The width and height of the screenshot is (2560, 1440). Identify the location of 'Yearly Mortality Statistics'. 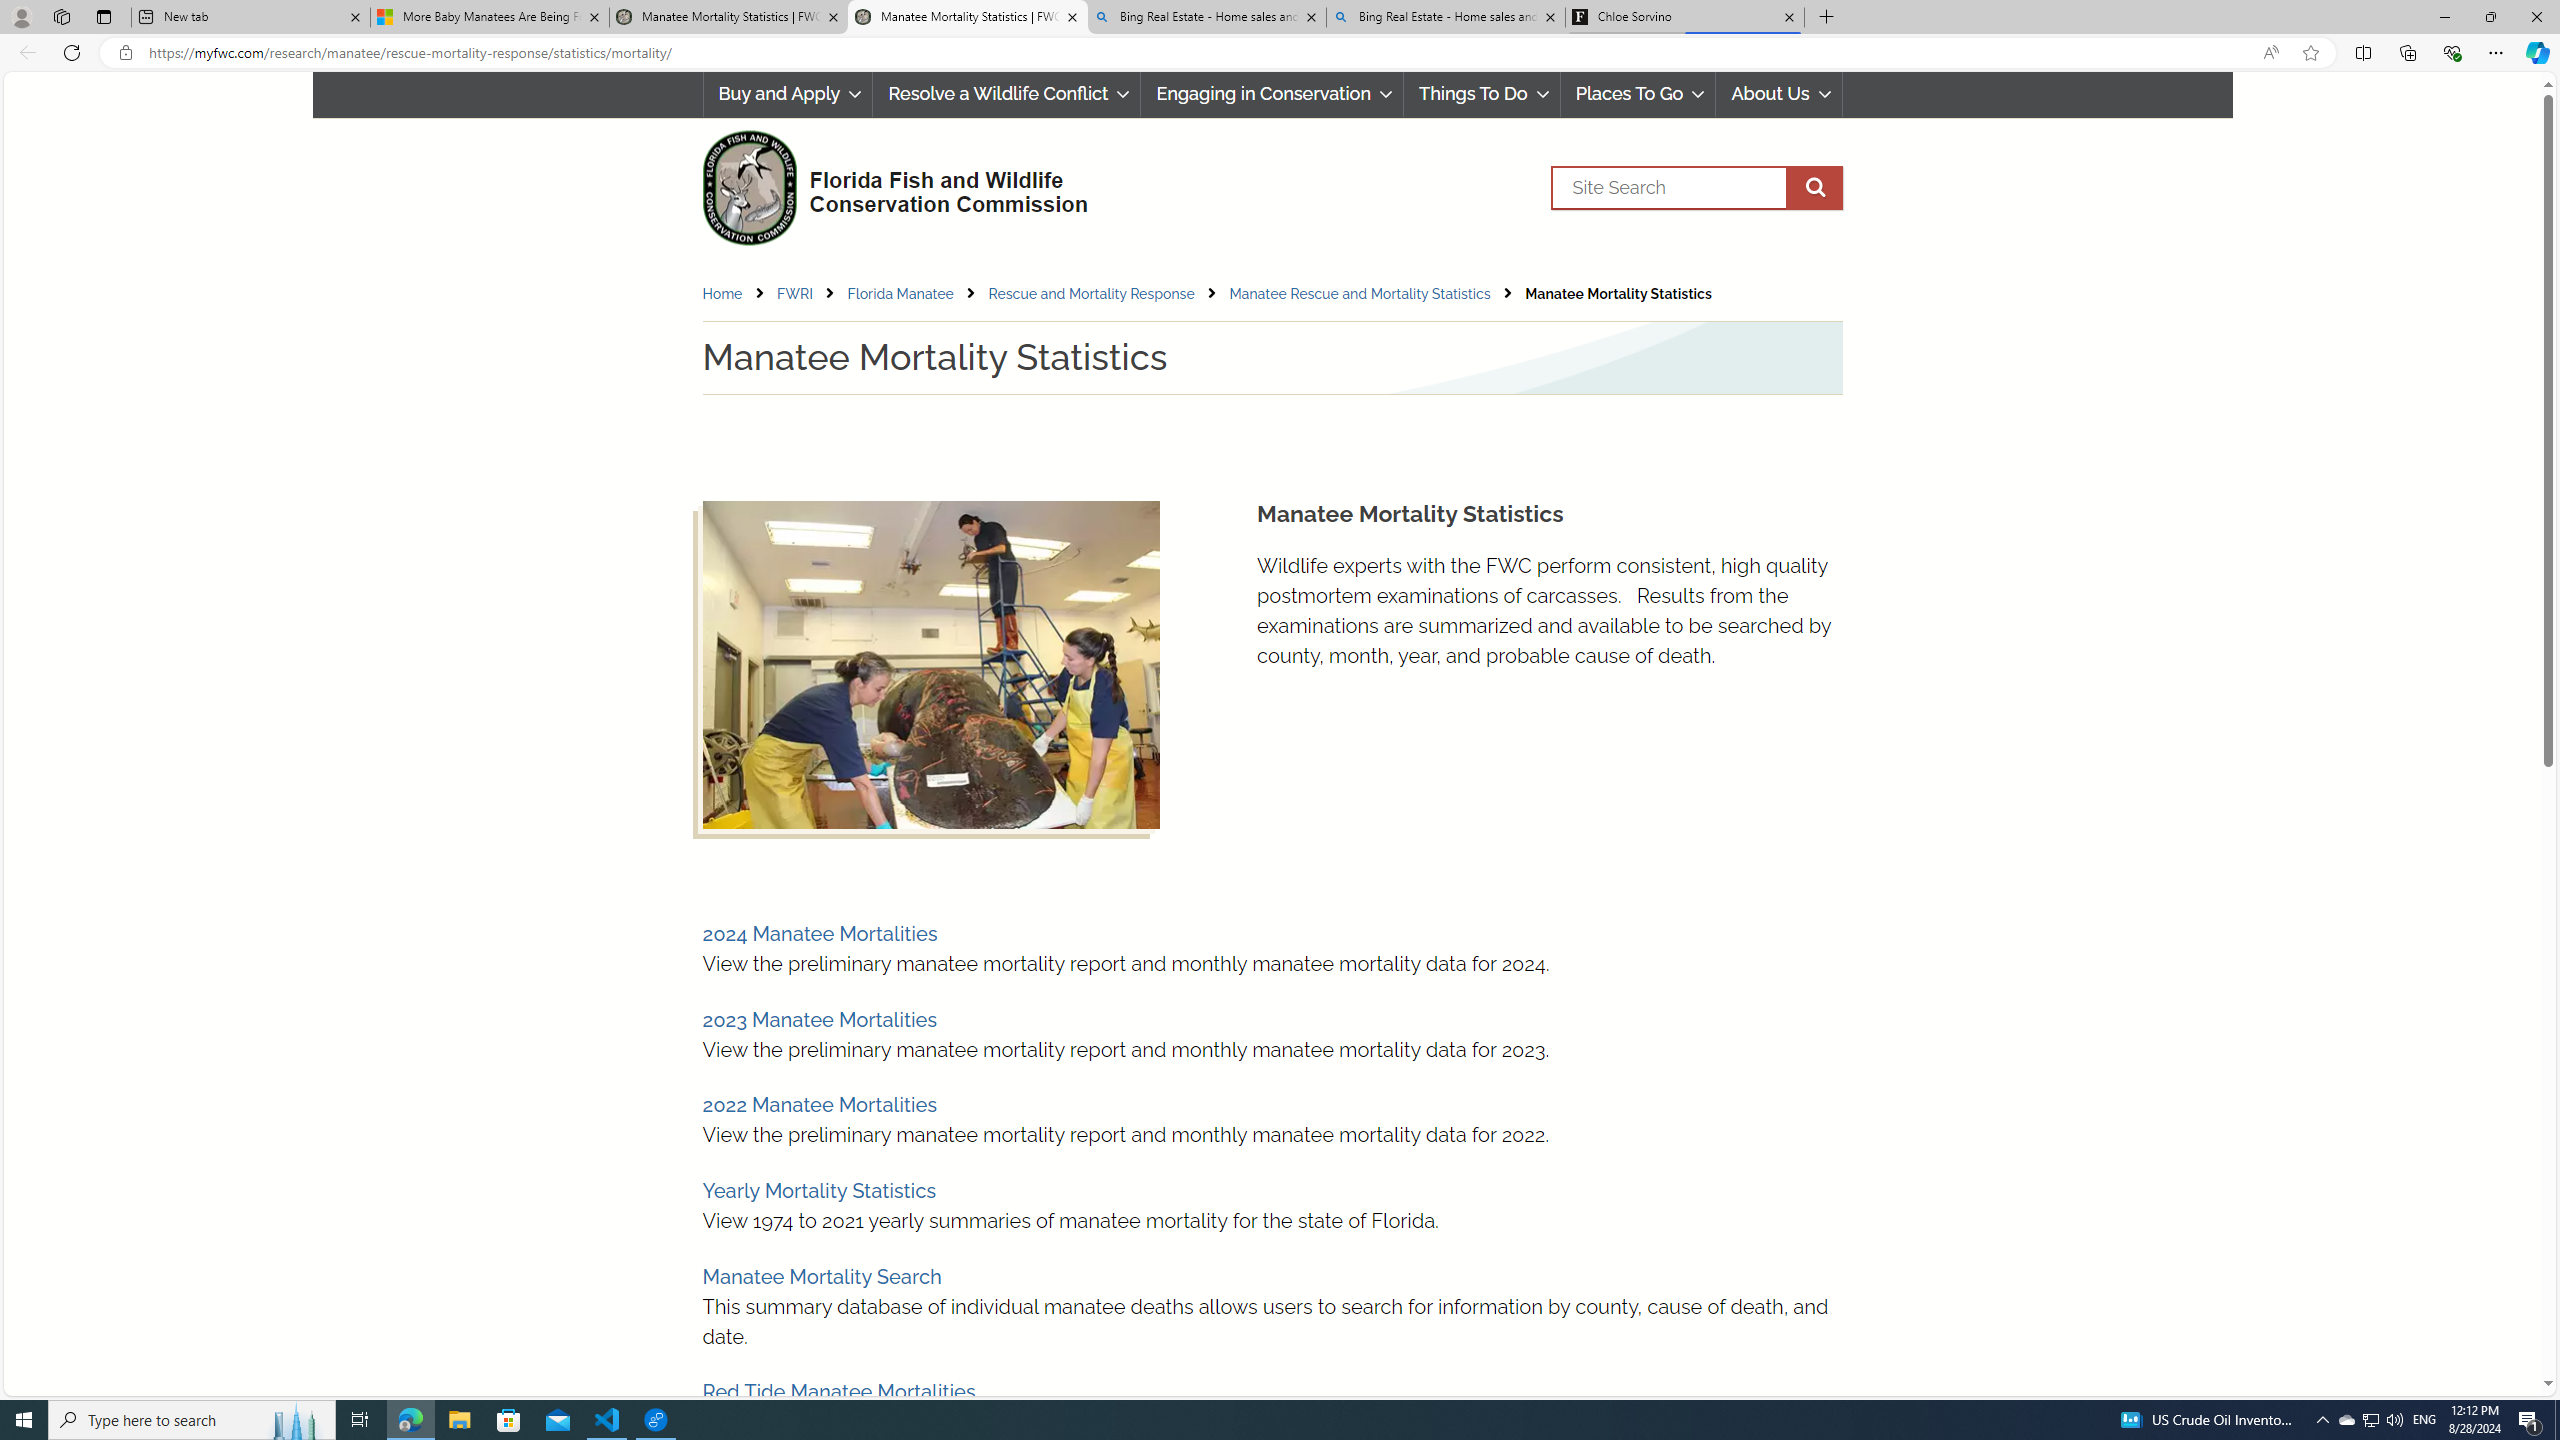
(819, 1191).